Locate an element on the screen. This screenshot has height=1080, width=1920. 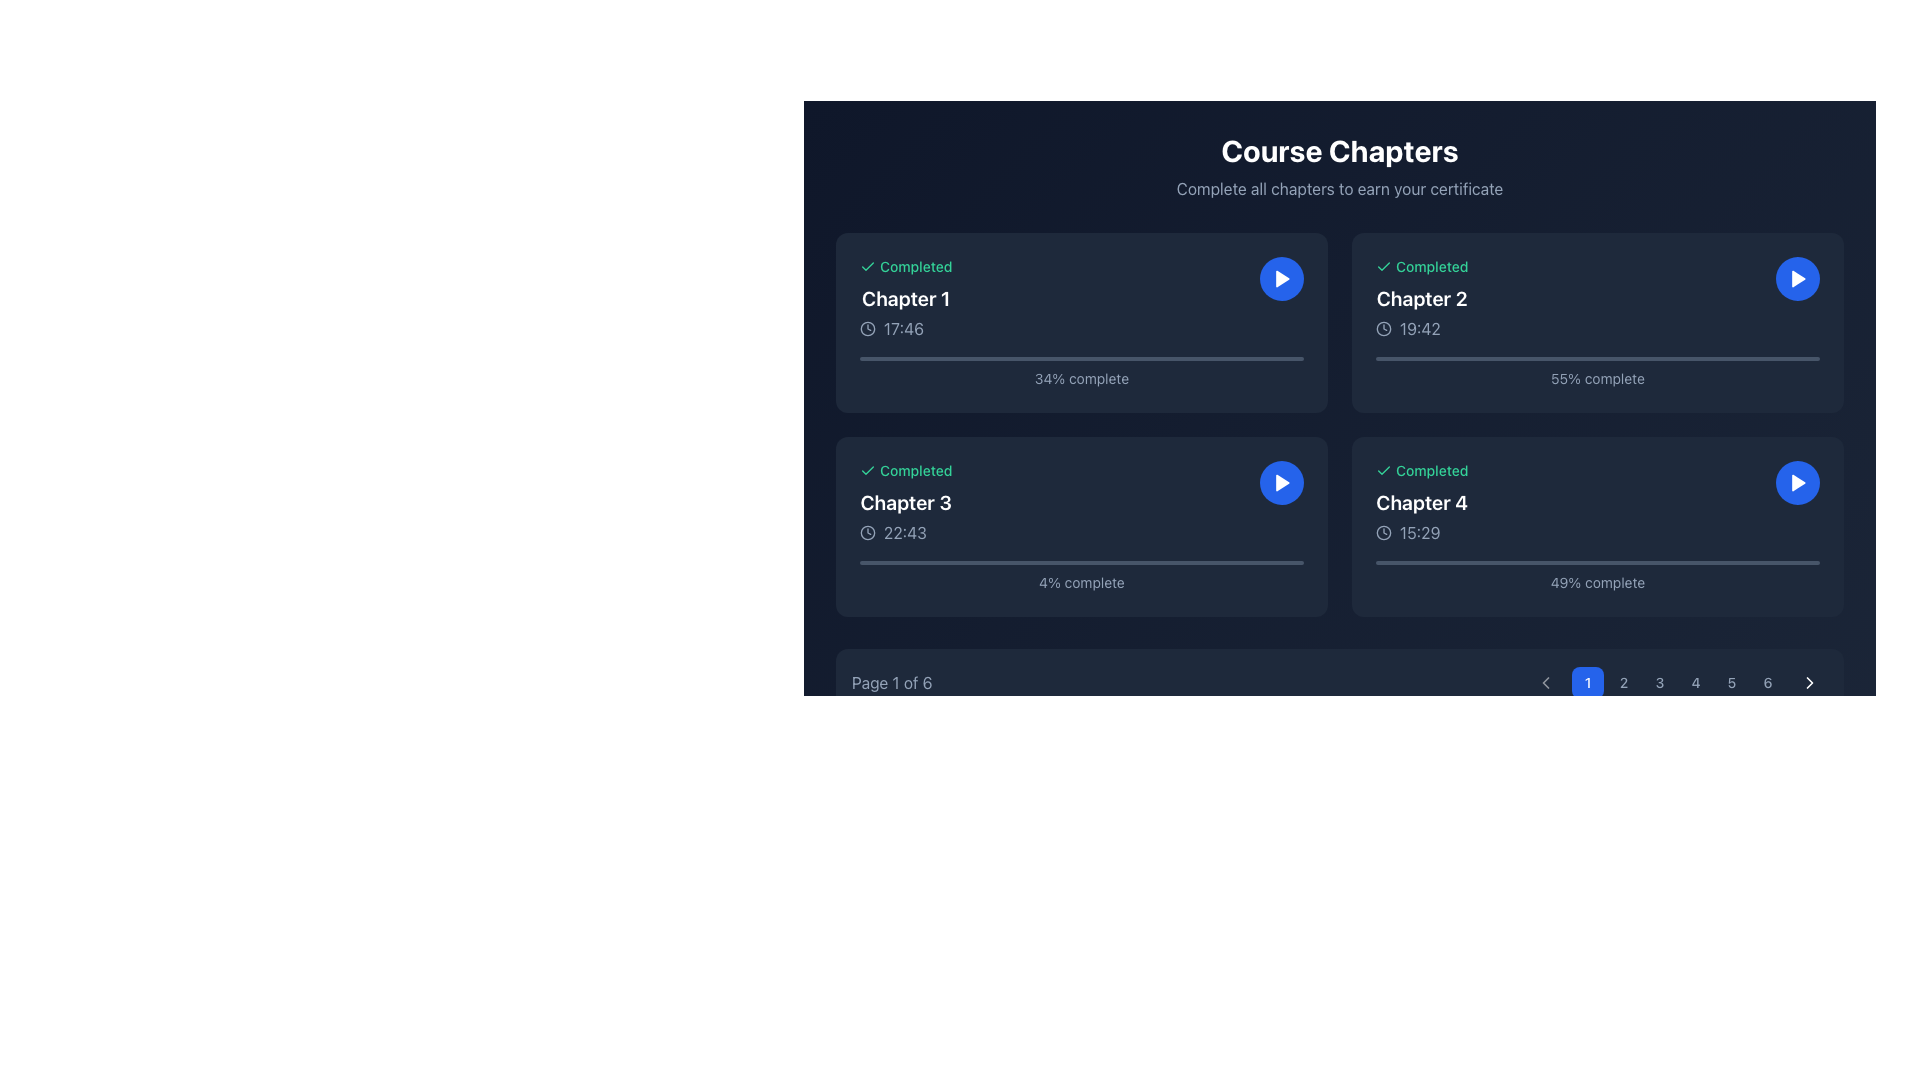
the completed chapter overview card in the 'Course Chapters' section, located at the top-left corner of the grid is located at coordinates (1080, 322).